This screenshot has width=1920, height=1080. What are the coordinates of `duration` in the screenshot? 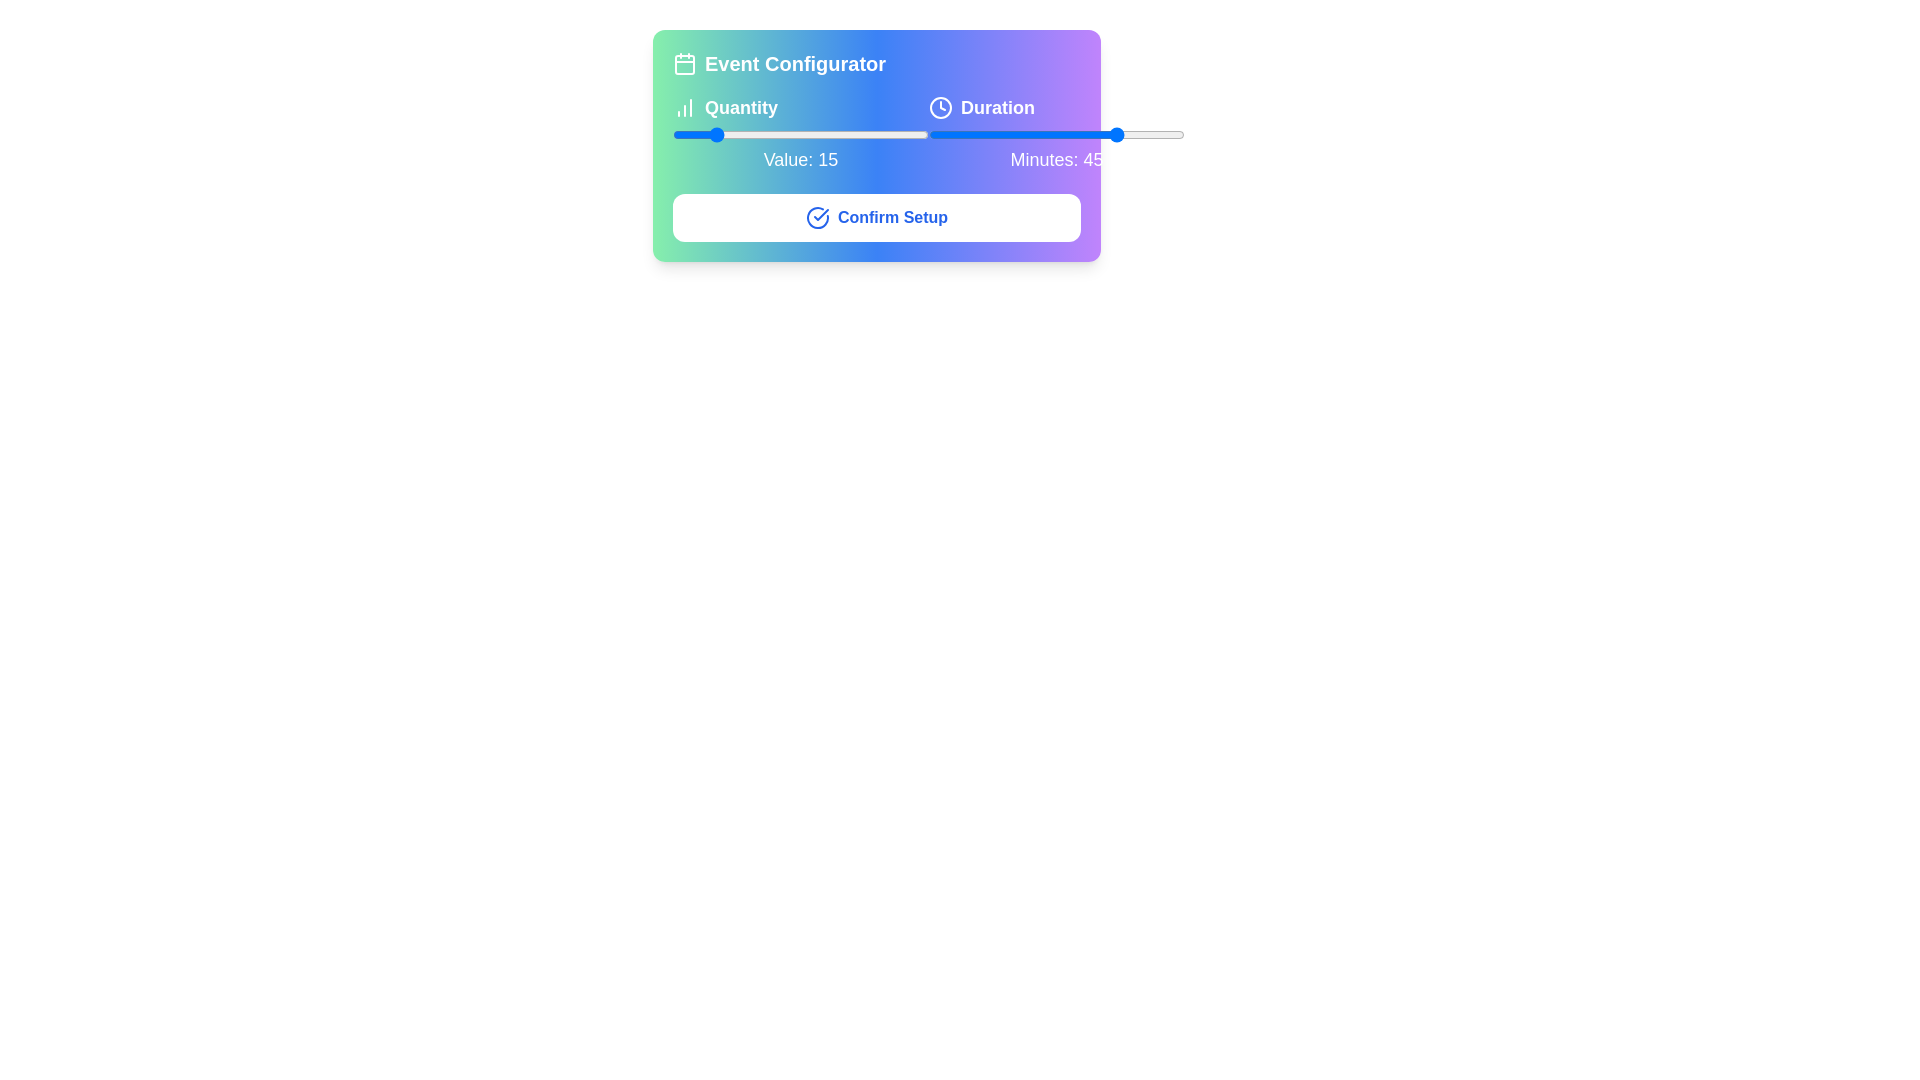 It's located at (1081, 135).